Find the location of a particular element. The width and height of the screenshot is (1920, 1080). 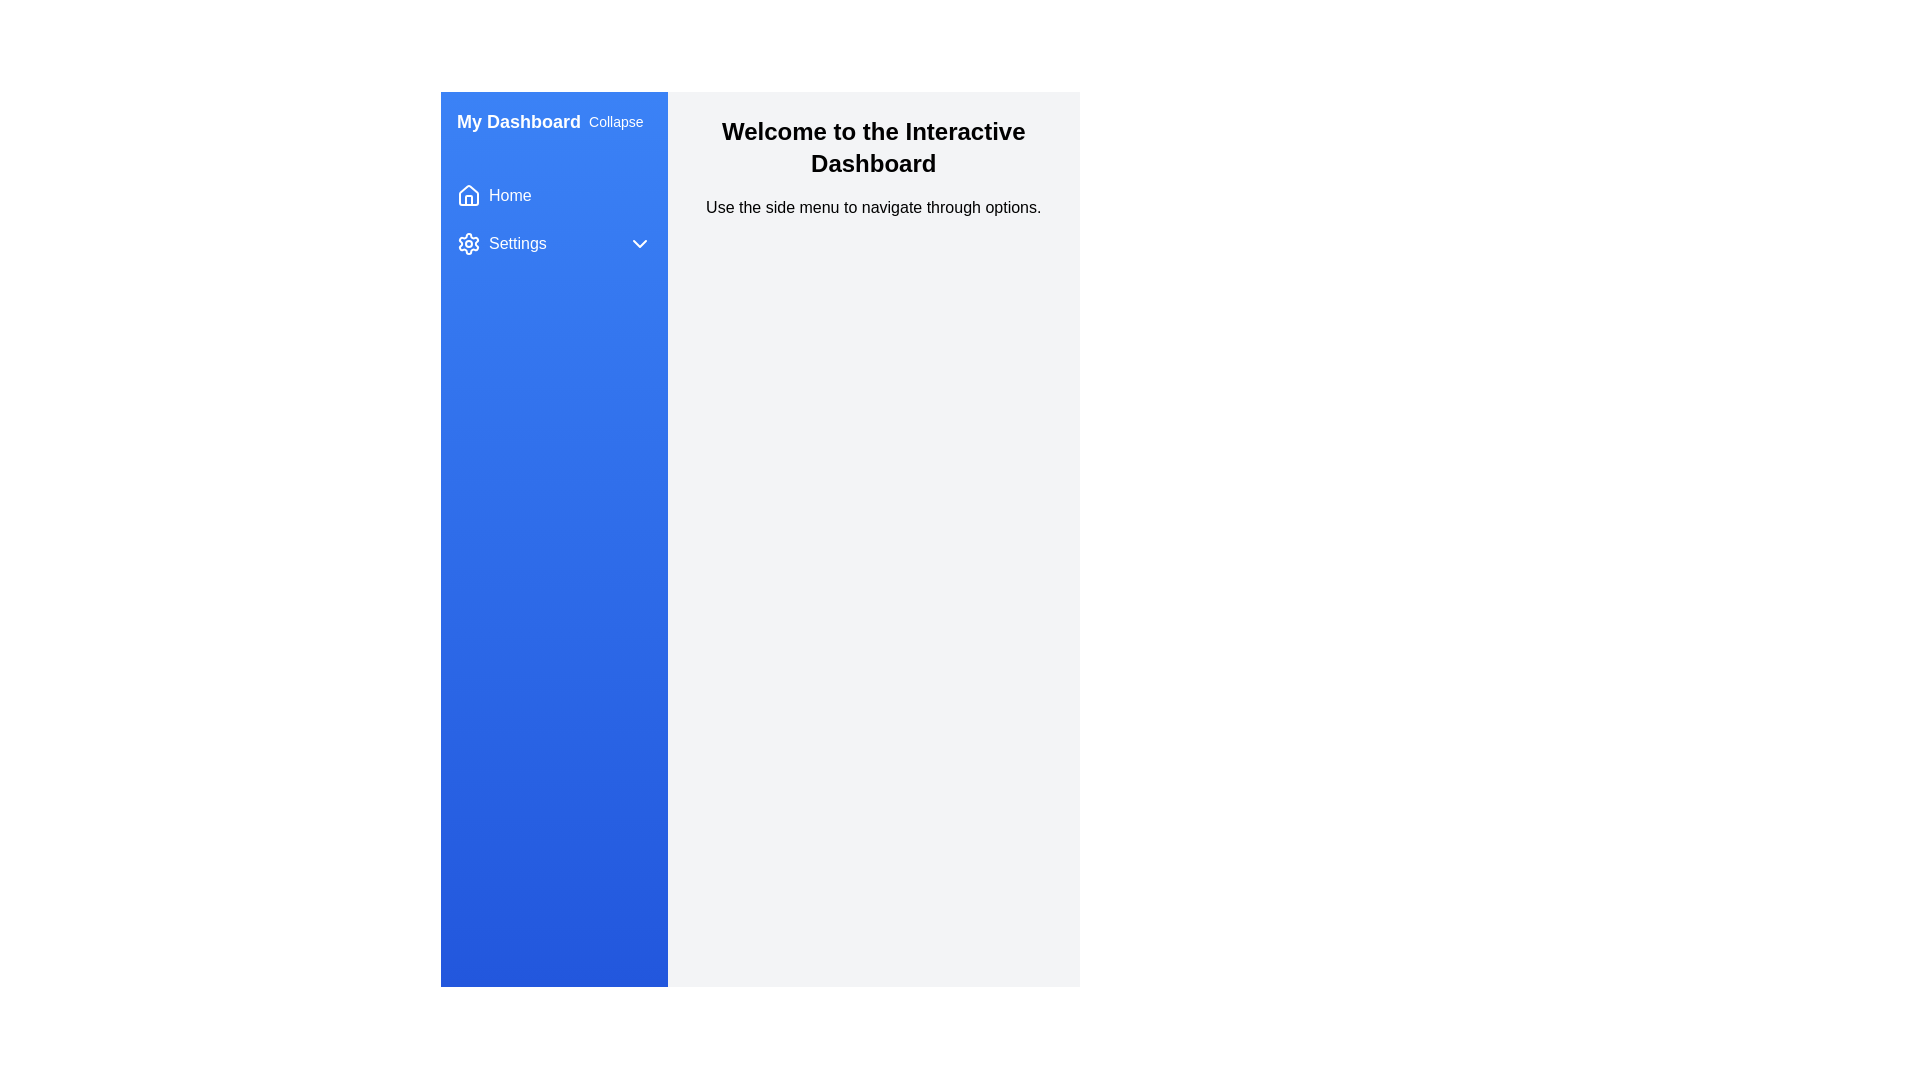

the graphical component of the home icon located at the top left of the application, adjacent to the 'Home' menu item is located at coordinates (468, 200).